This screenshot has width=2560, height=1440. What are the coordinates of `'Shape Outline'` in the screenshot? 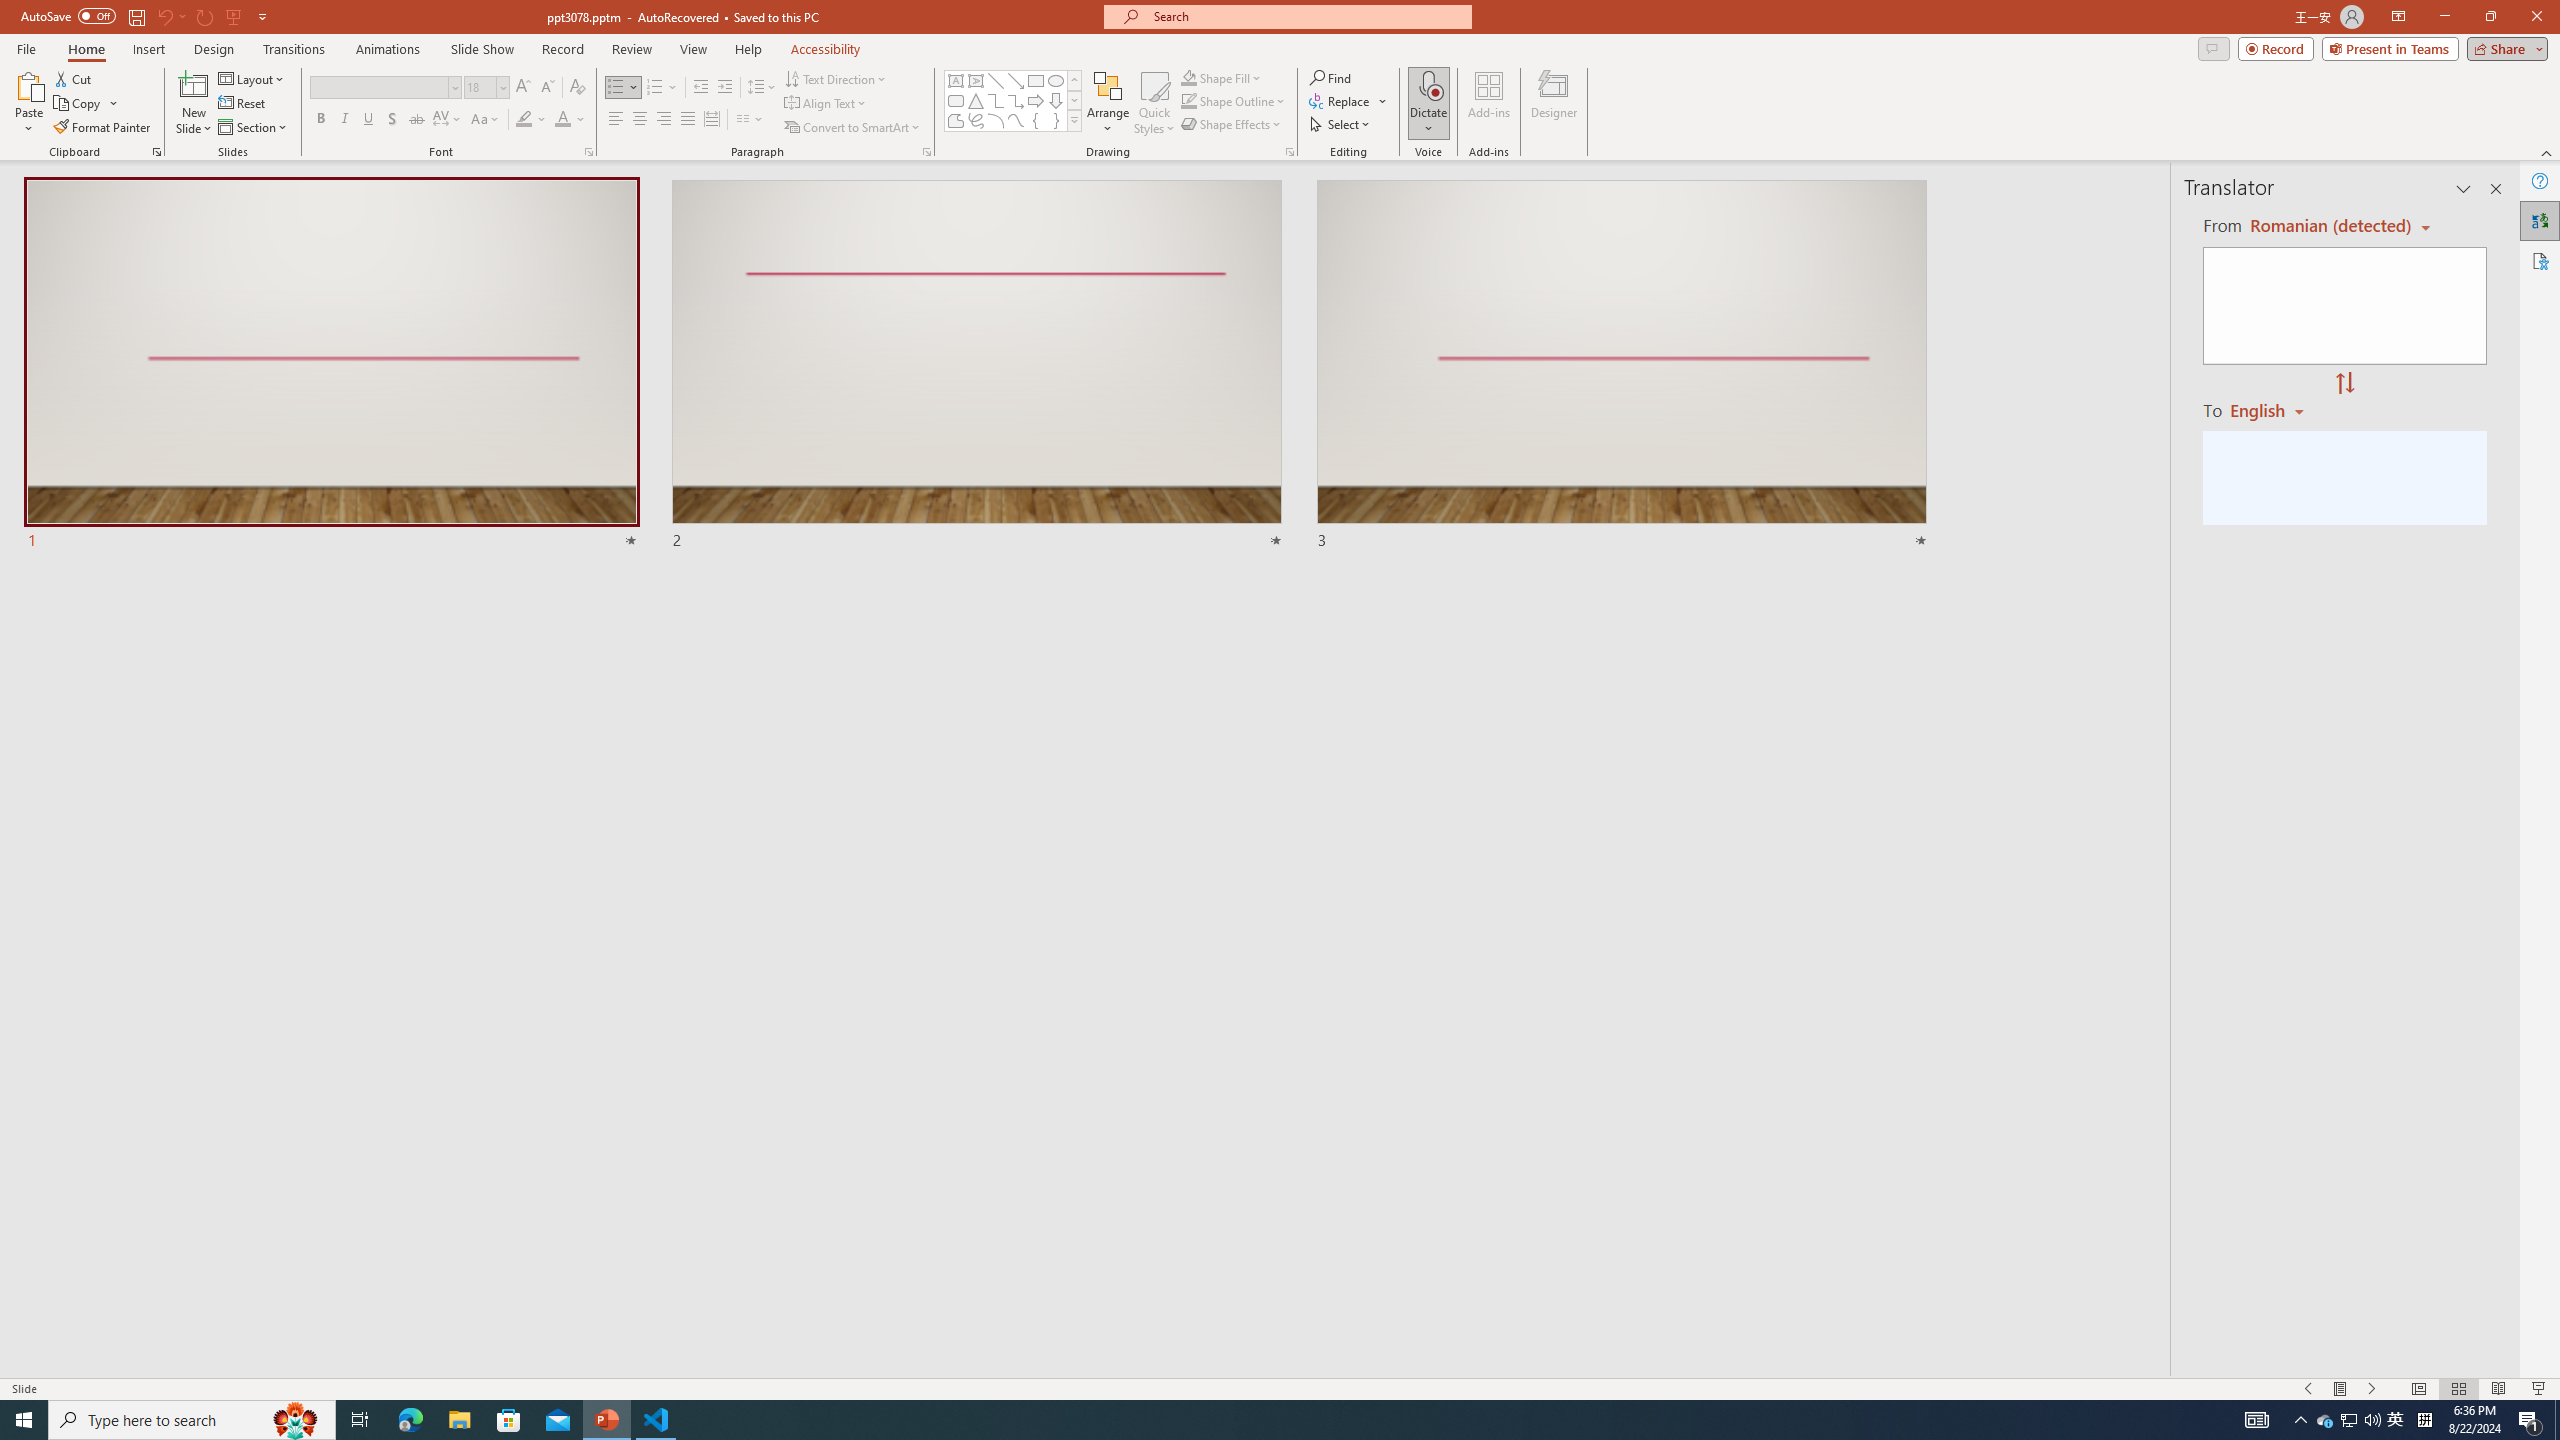 It's located at (1232, 99).